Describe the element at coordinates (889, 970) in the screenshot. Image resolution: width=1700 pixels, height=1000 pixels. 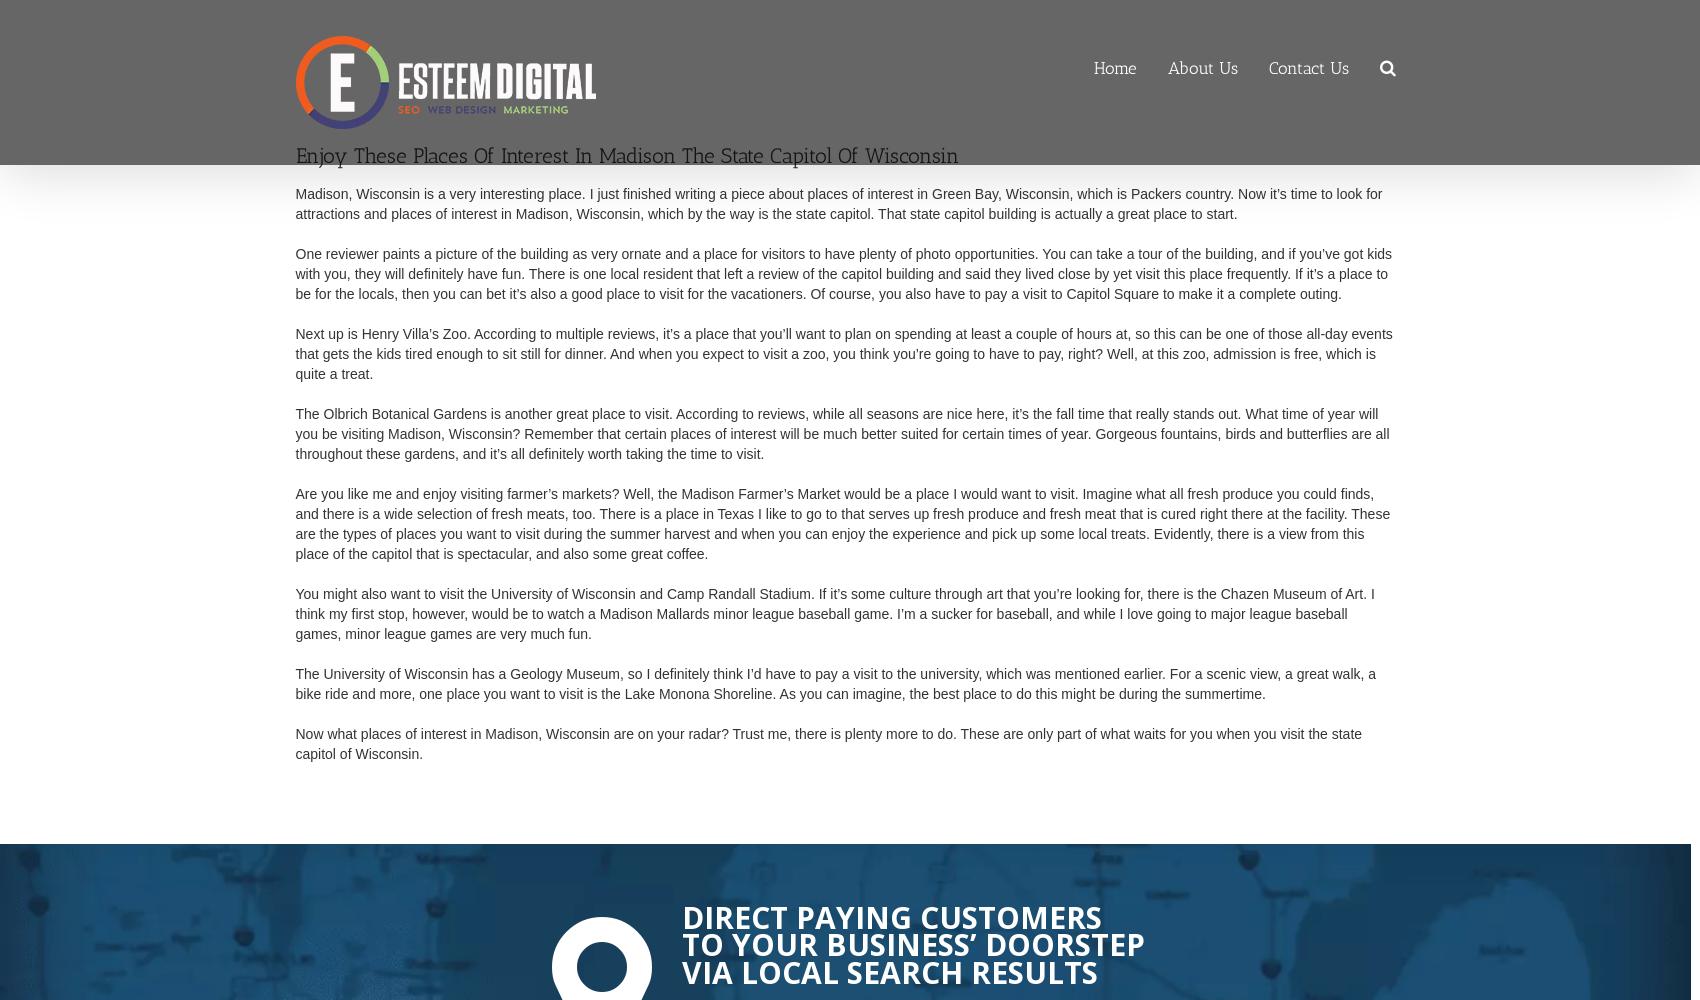
I see `'Via Local Search Results'` at that location.